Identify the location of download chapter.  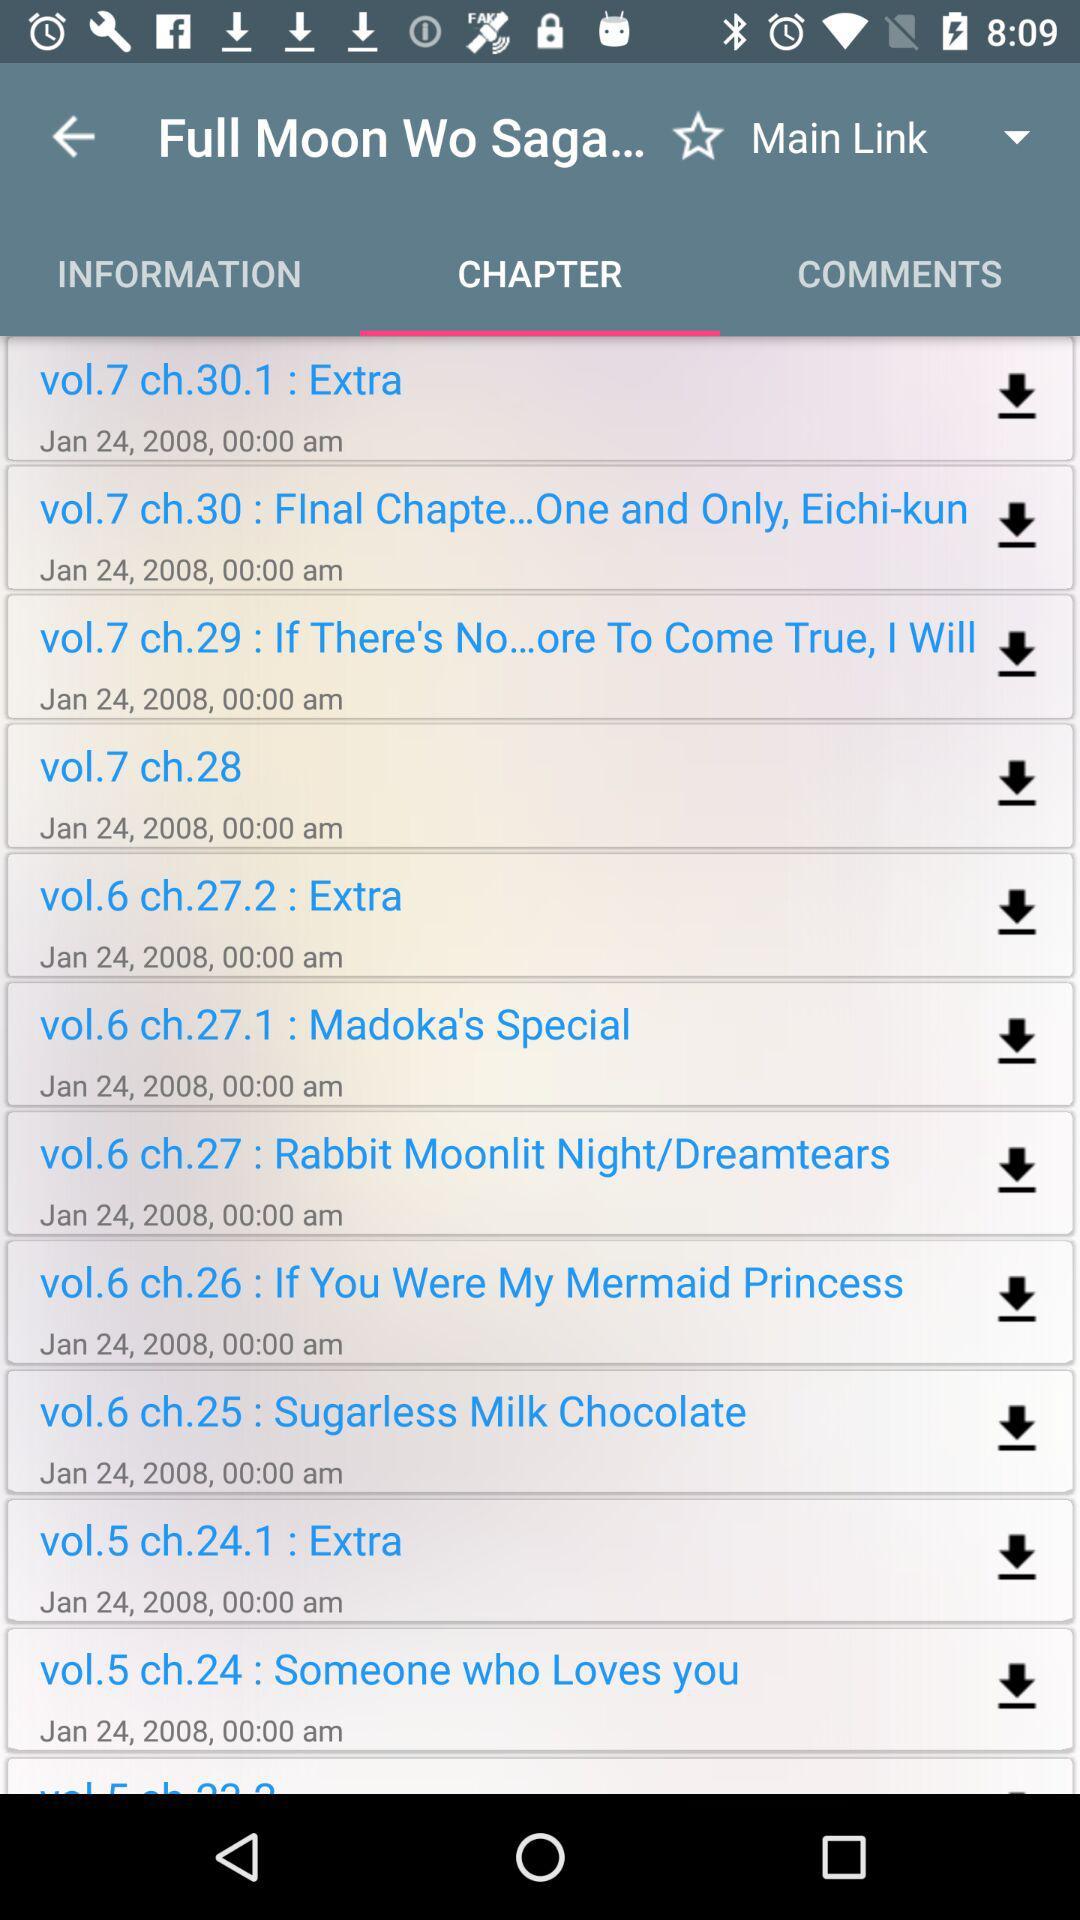
(1017, 1300).